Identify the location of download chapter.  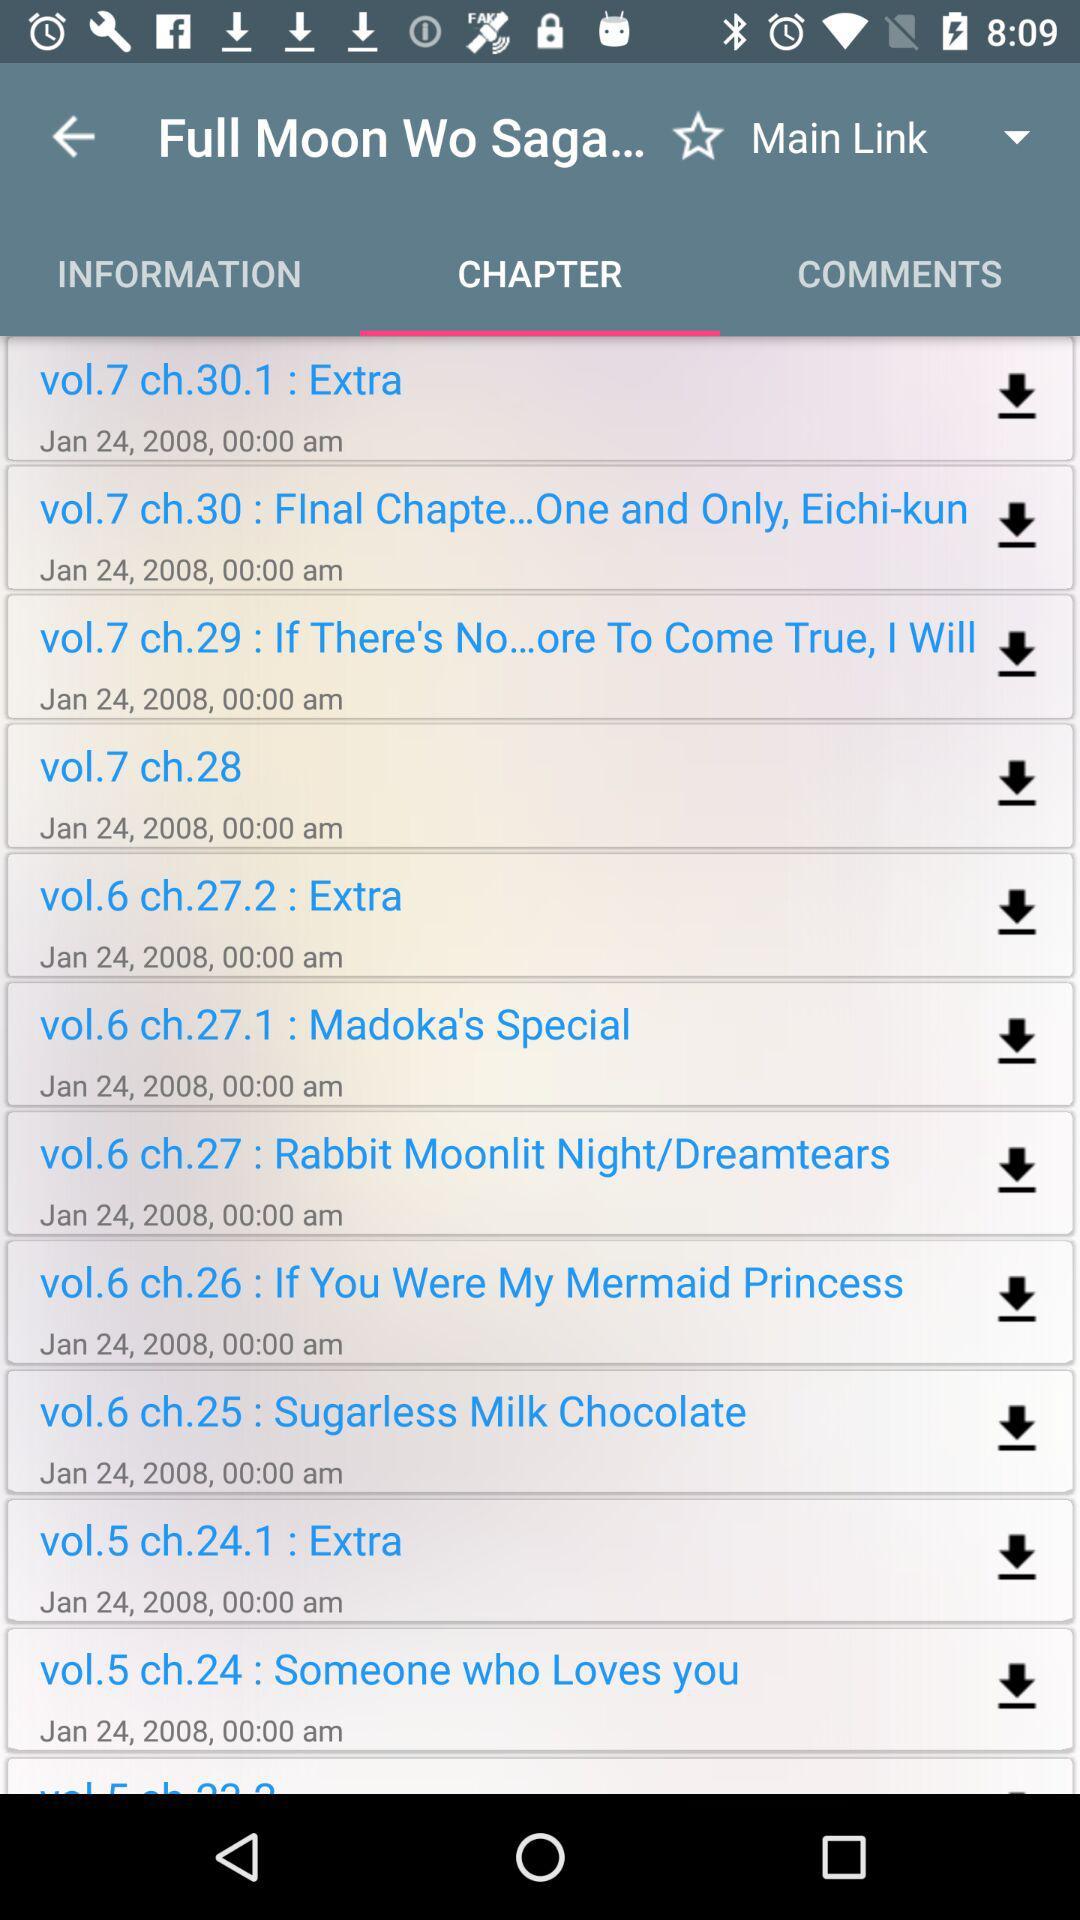
(1017, 1300).